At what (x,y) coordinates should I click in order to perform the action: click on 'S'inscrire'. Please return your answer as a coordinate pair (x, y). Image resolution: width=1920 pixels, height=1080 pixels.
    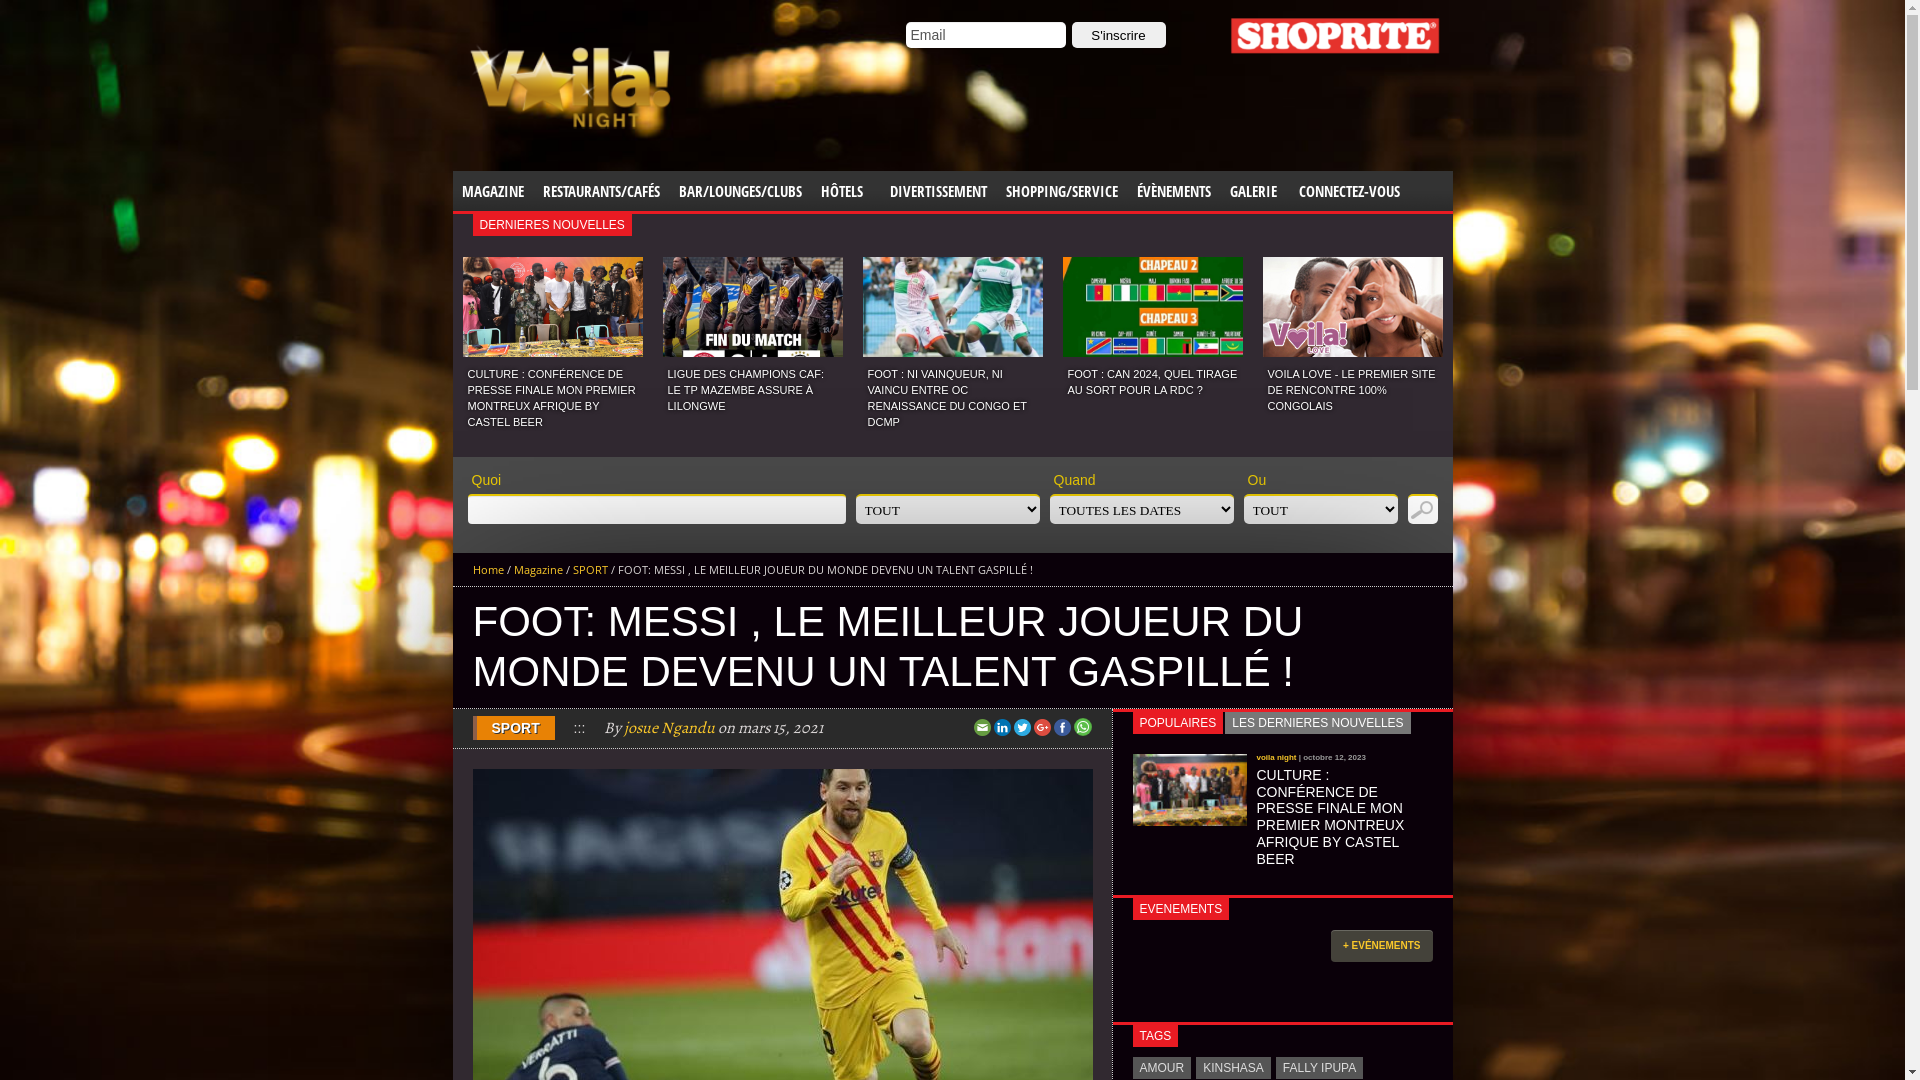
    Looking at the image, I should click on (1117, 34).